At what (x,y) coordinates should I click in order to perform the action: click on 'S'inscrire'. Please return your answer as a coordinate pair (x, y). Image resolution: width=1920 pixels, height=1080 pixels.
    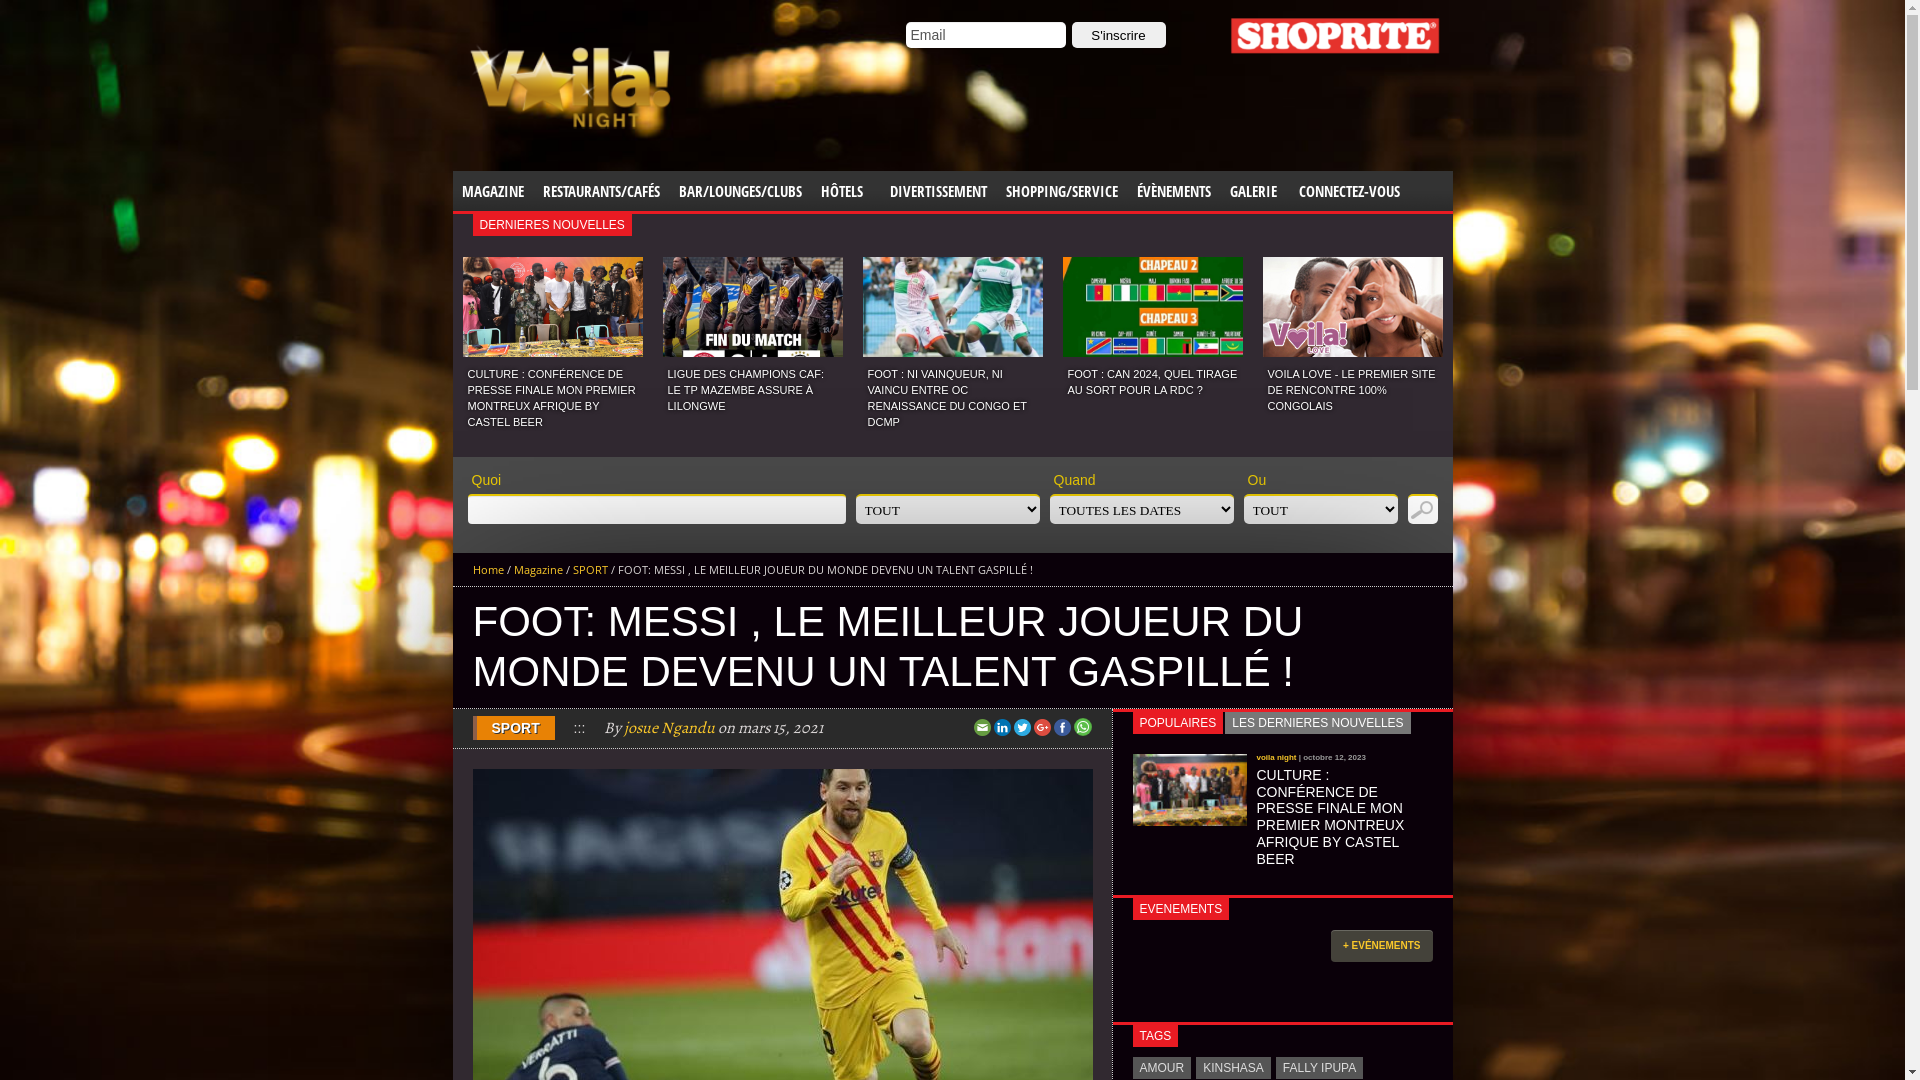
    Looking at the image, I should click on (1117, 34).